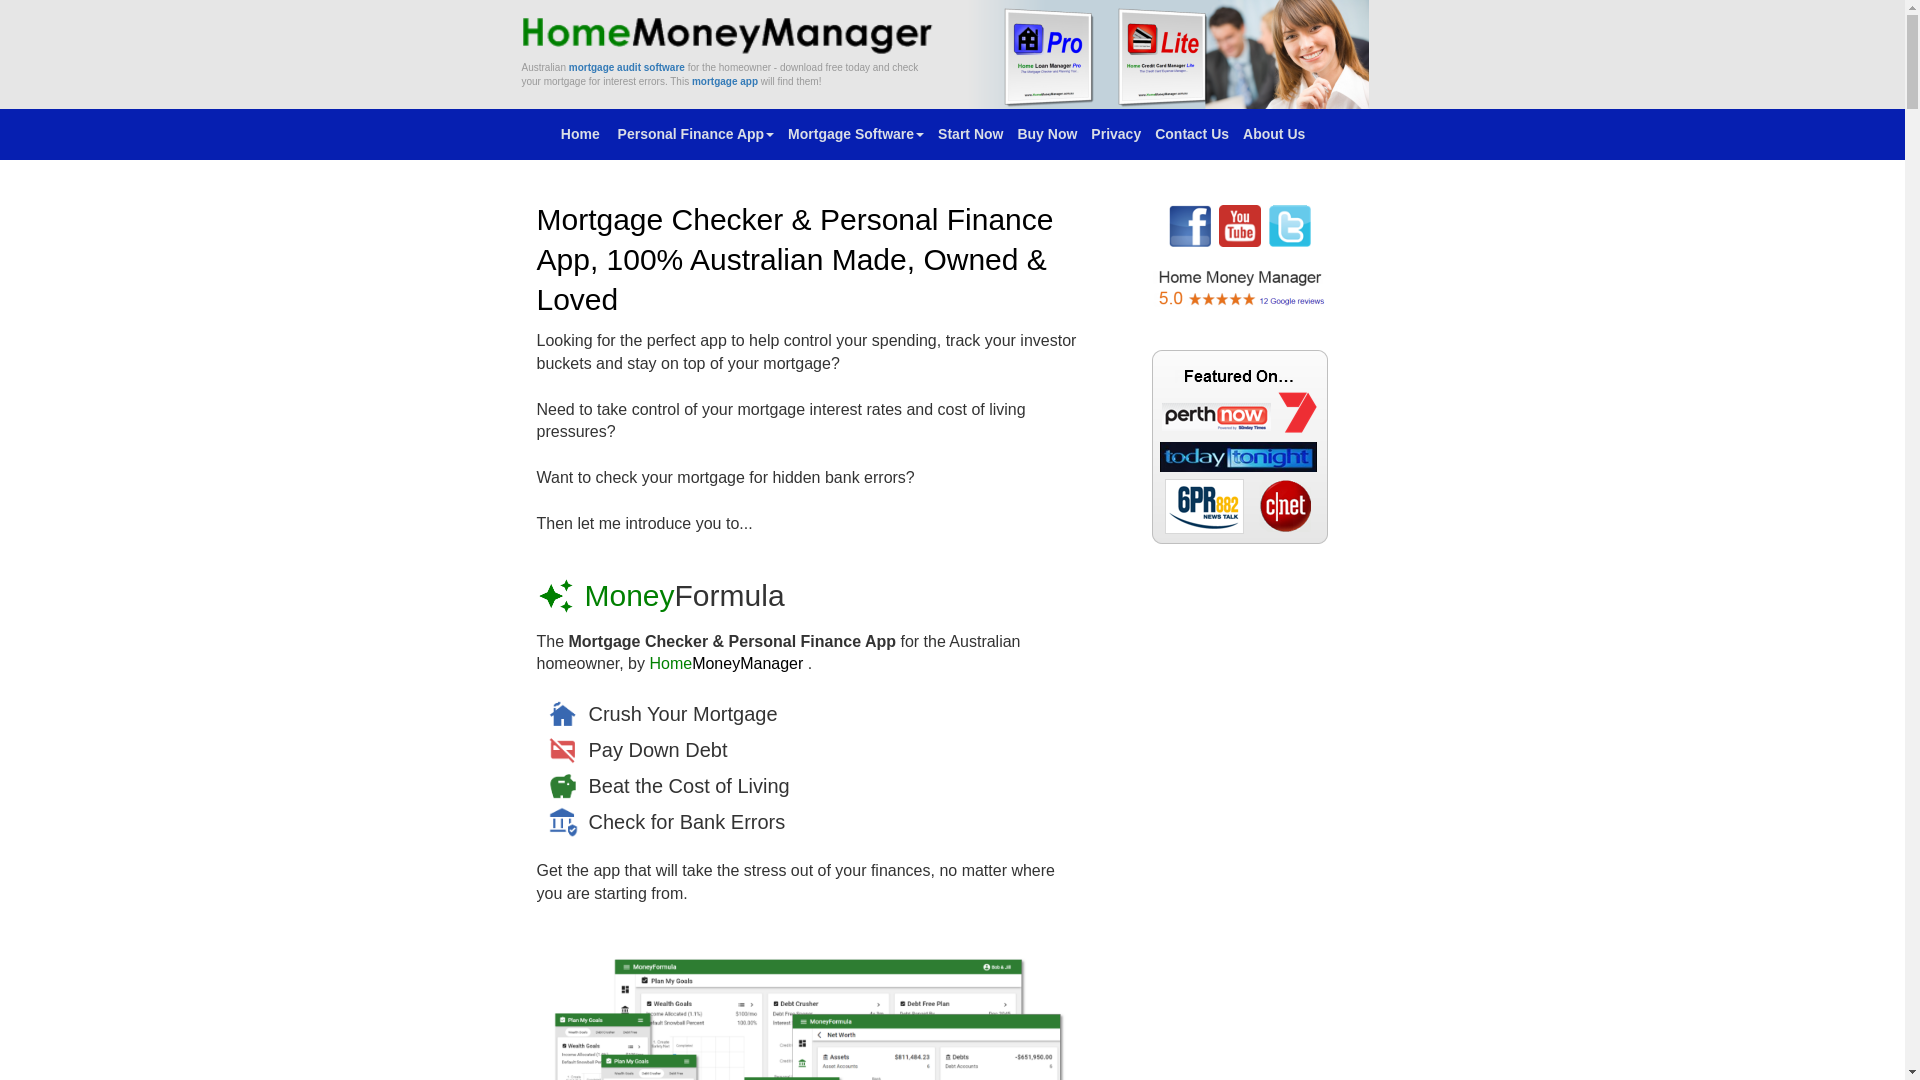 The width and height of the screenshot is (1920, 1080). What do you see at coordinates (723, 80) in the screenshot?
I see `'mortgage app'` at bounding box center [723, 80].